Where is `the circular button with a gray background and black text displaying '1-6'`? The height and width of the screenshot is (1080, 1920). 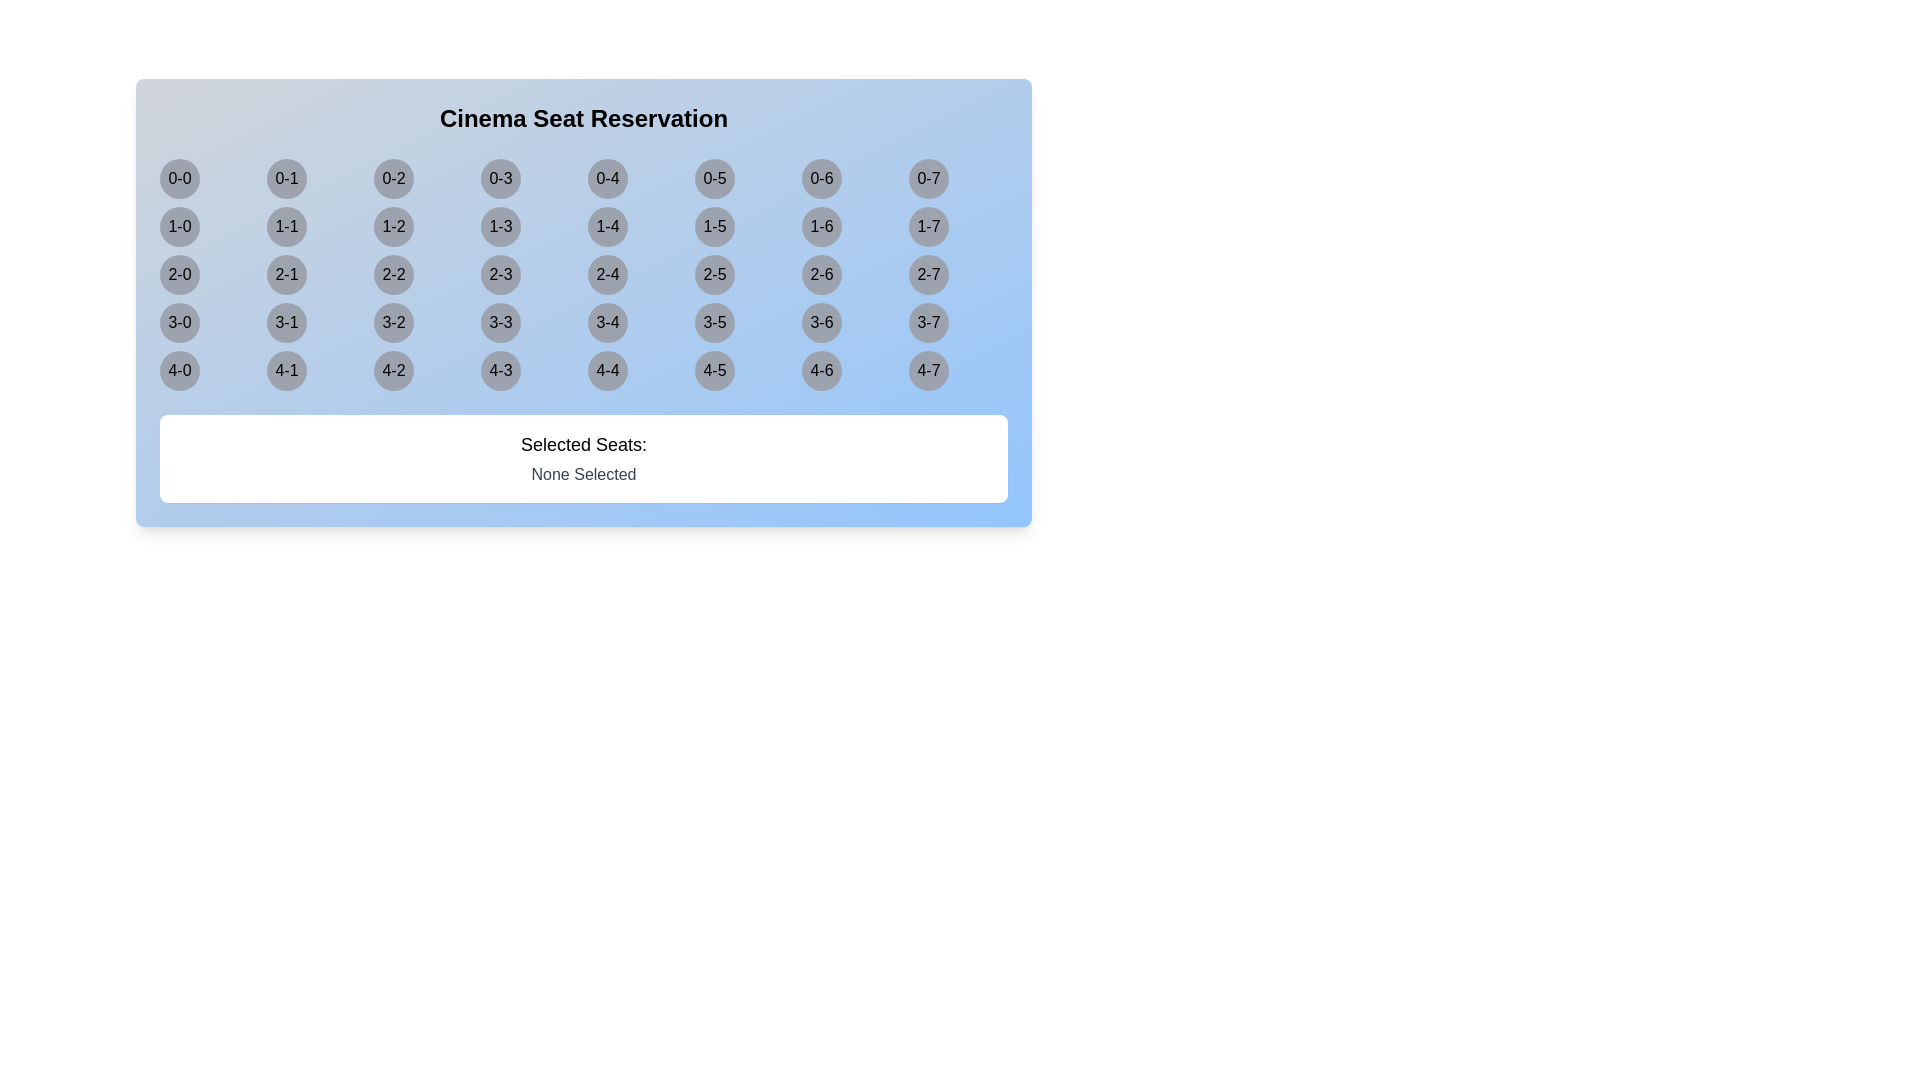
the circular button with a gray background and black text displaying '1-6' is located at coordinates (821, 226).